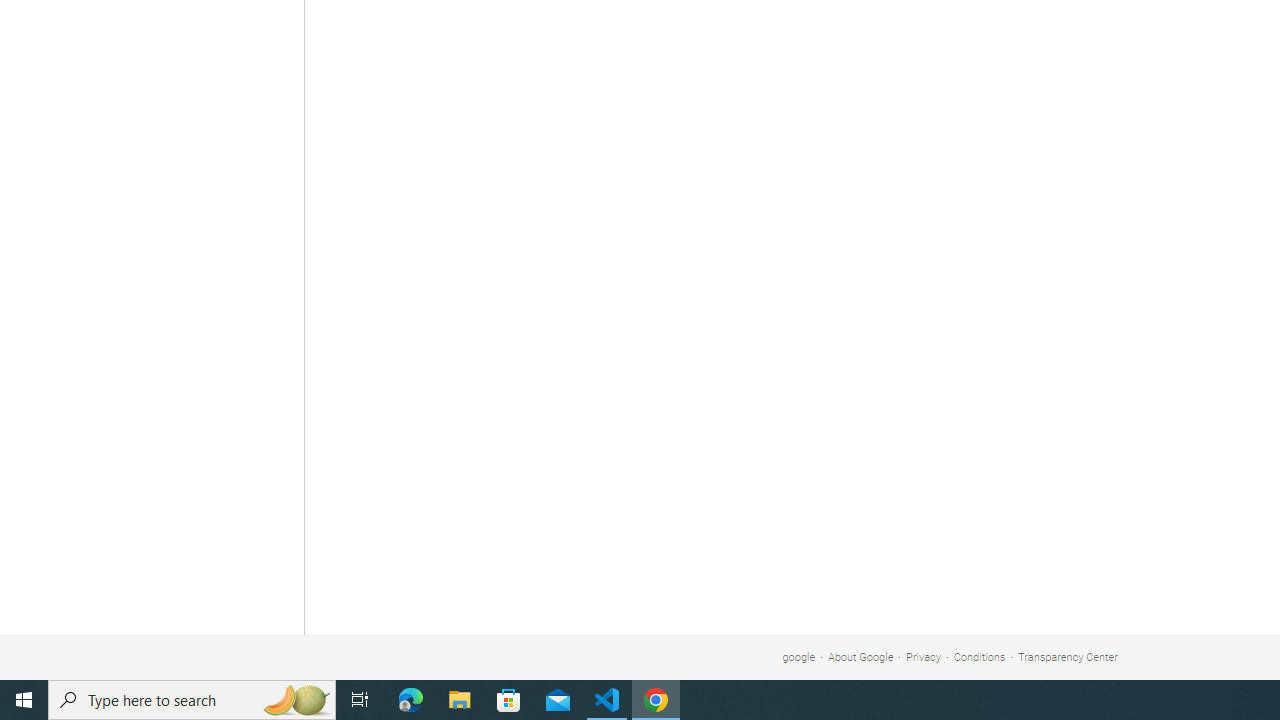 The height and width of the screenshot is (720, 1280). Describe the element at coordinates (860, 657) in the screenshot. I see `'About Google'` at that location.